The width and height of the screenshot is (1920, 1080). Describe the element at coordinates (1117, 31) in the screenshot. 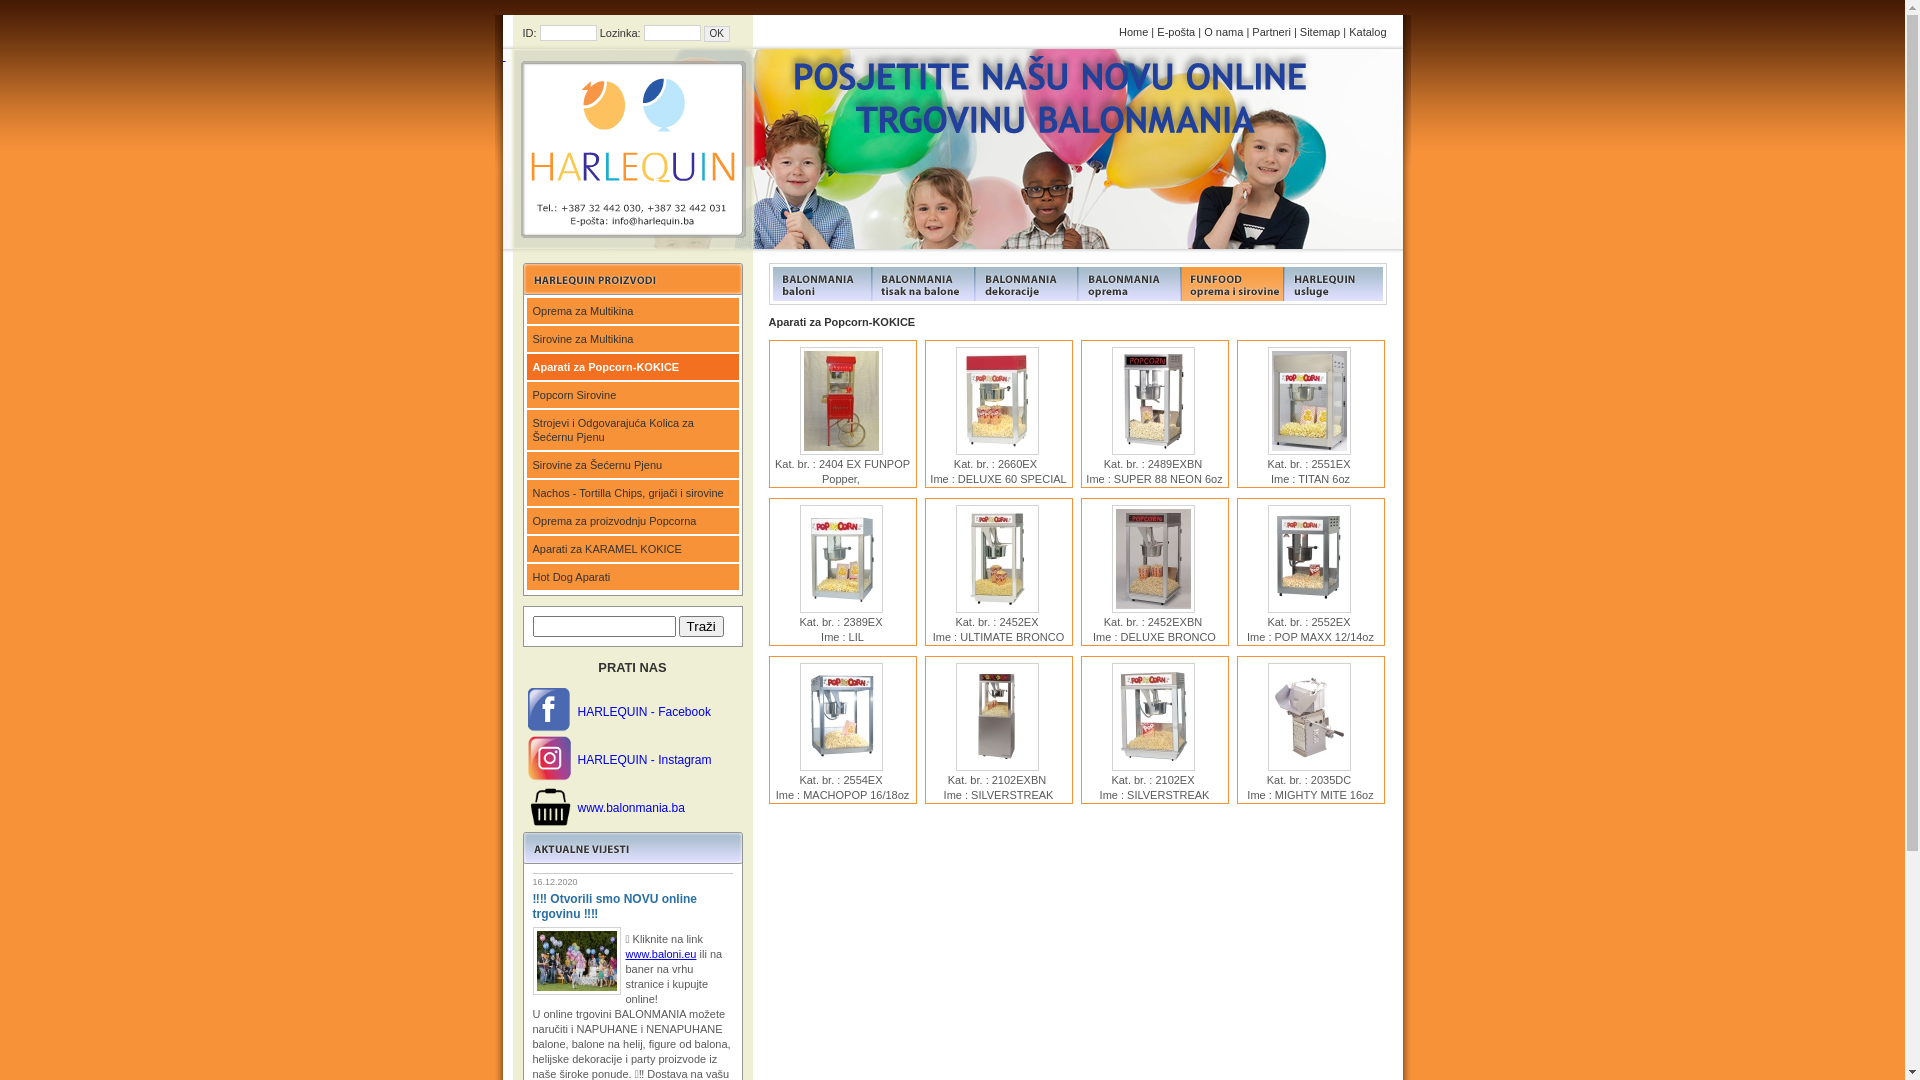

I see `'Home'` at that location.